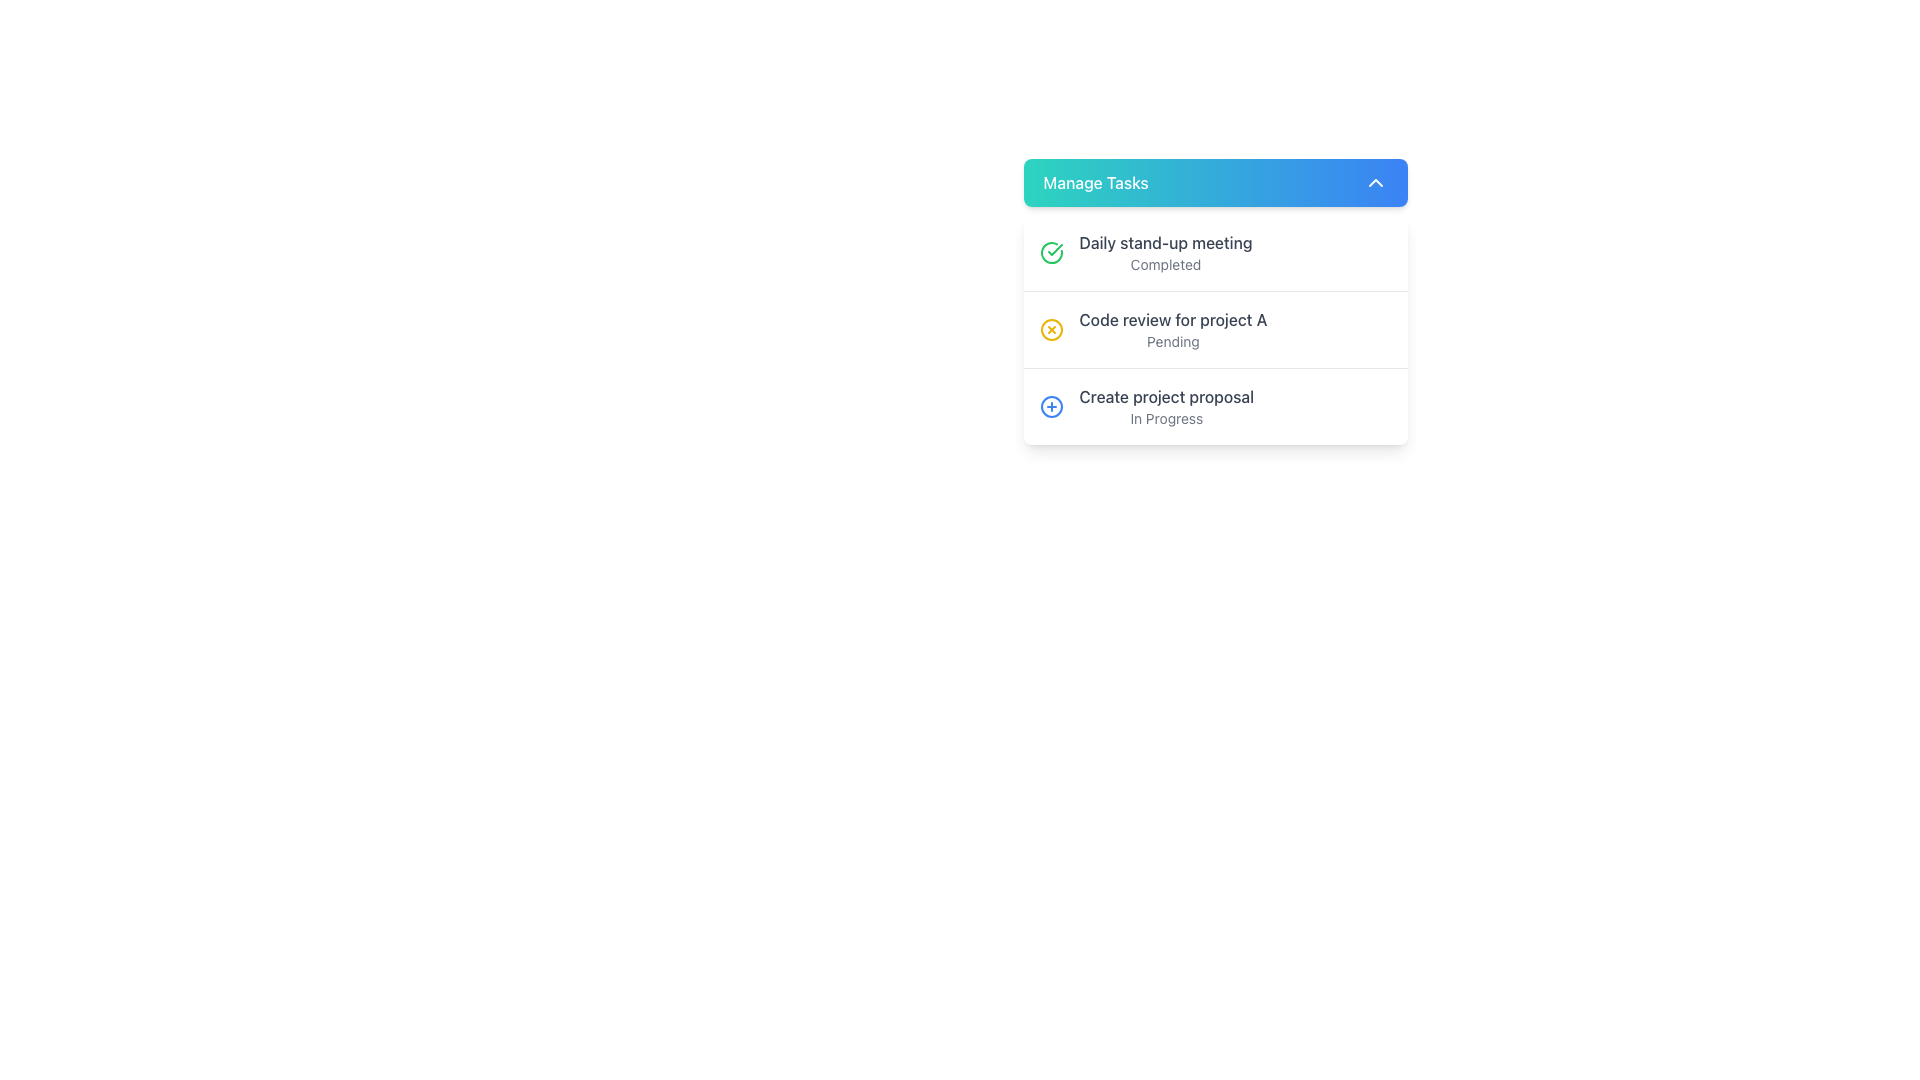 This screenshot has height=1080, width=1920. Describe the element at coordinates (1166, 418) in the screenshot. I see `the text label 'In Progress', which is styled in gray and located beneath the bold task title 'Create project proposal' in the third task entry of the vertical task list` at that location.